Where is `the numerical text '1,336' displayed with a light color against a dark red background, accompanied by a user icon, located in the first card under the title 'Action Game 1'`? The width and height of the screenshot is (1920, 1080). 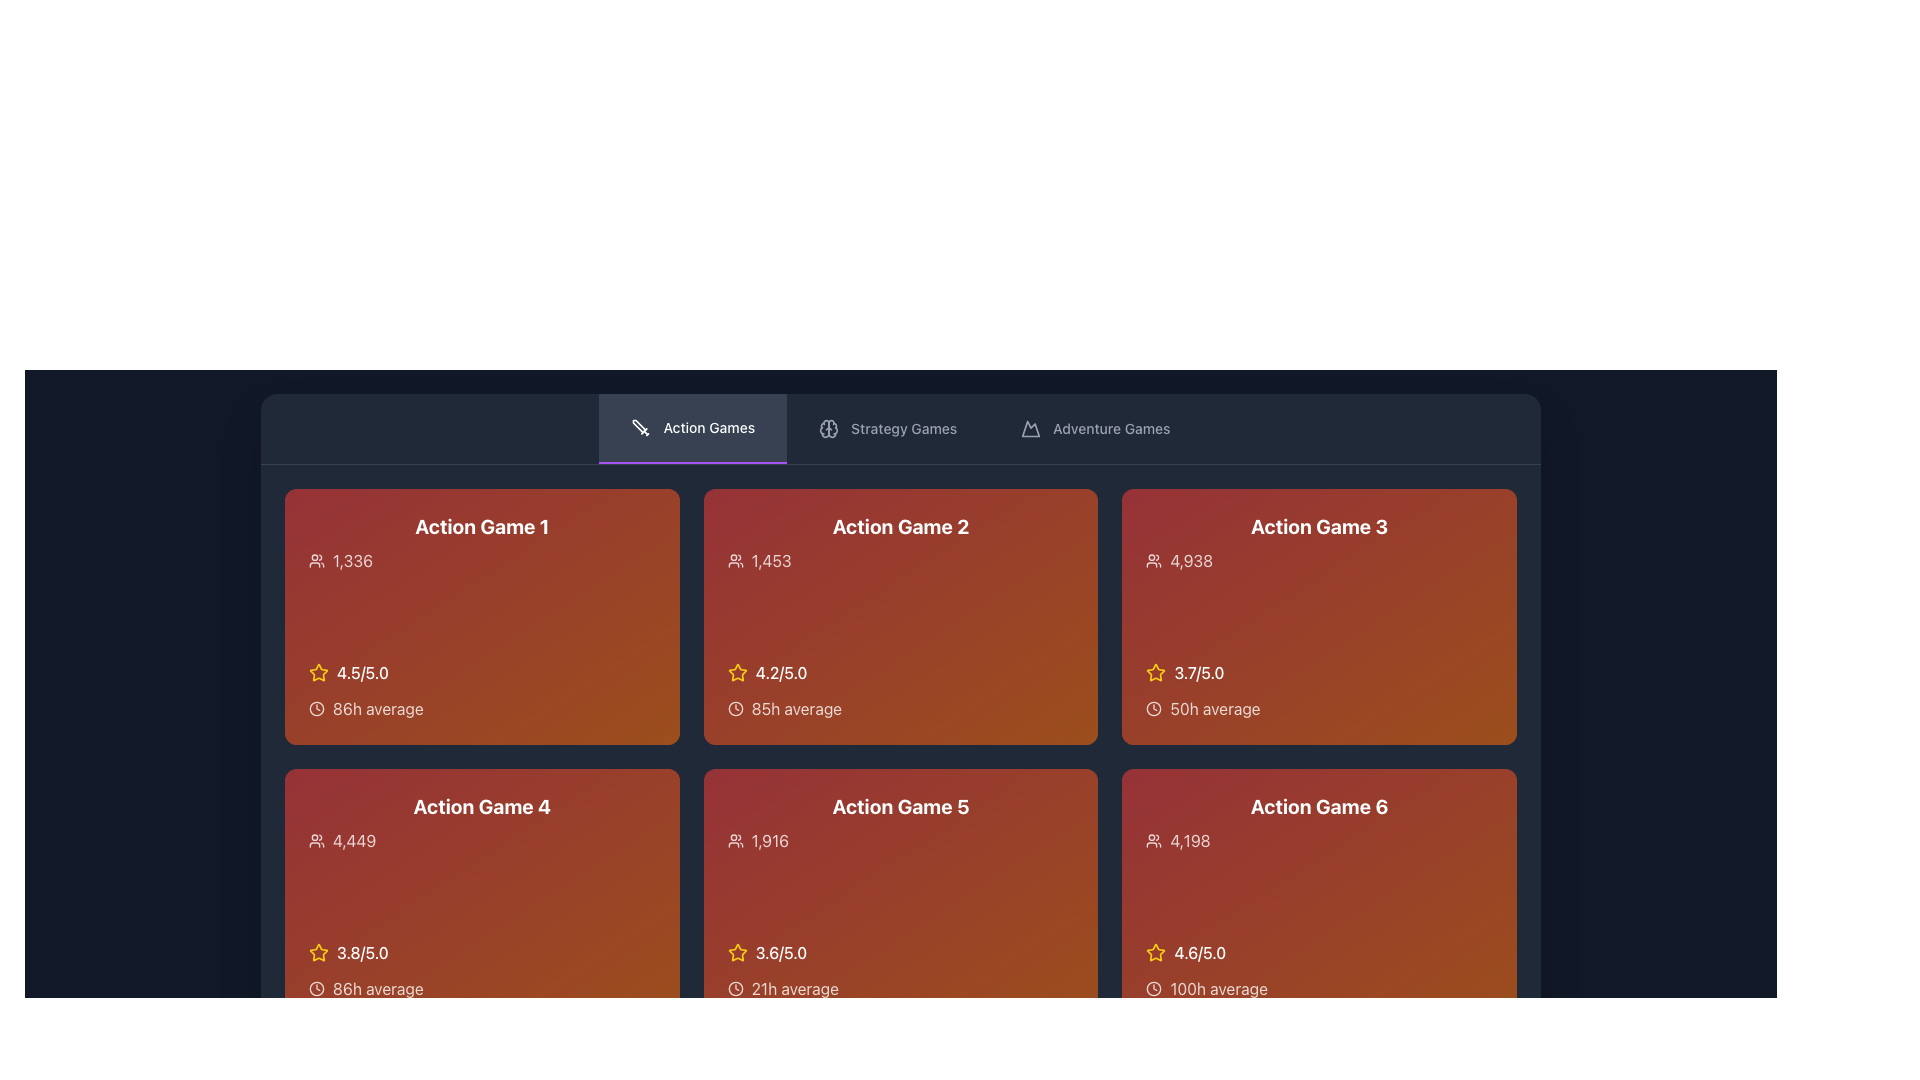 the numerical text '1,336' displayed with a light color against a dark red background, accompanied by a user icon, located in the first card under the title 'Action Game 1' is located at coordinates (482, 560).